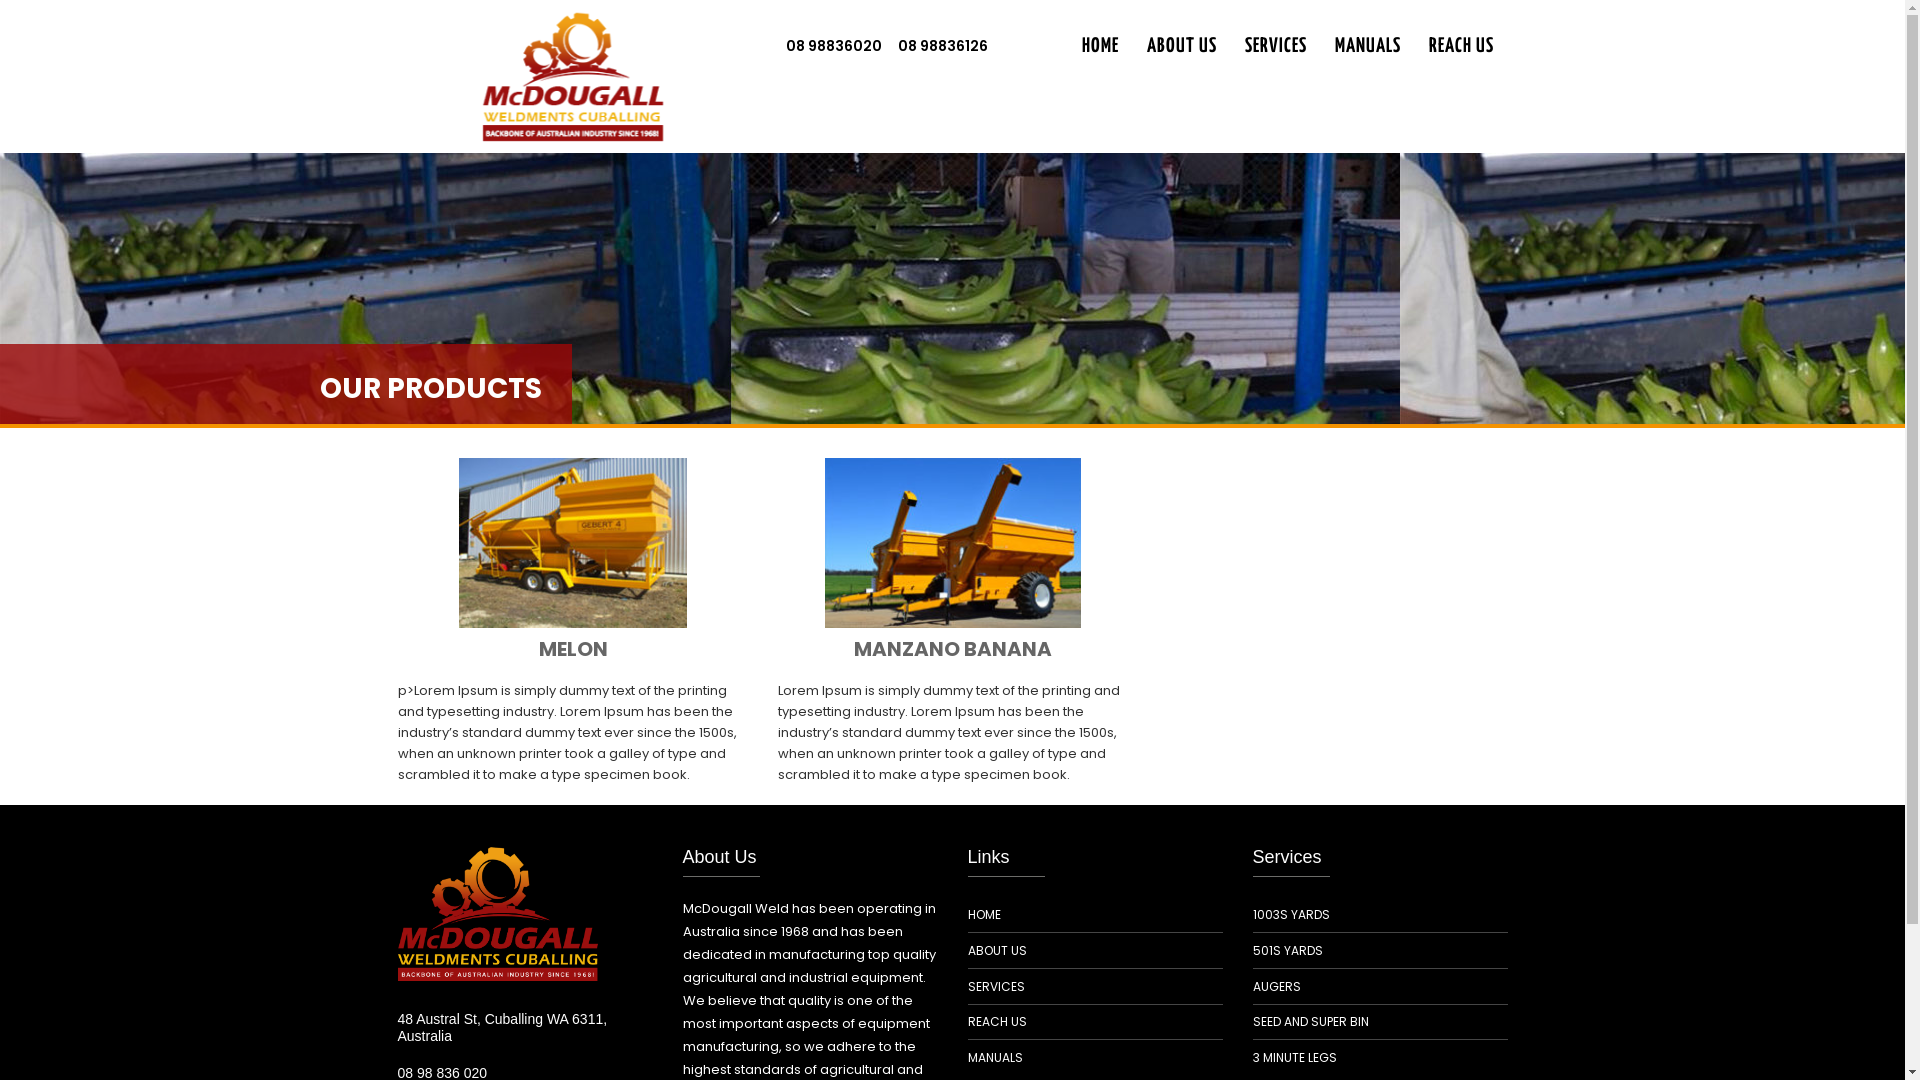 This screenshot has width=1920, height=1080. What do you see at coordinates (1294, 1056) in the screenshot?
I see `'3 MINUTE LEGS'` at bounding box center [1294, 1056].